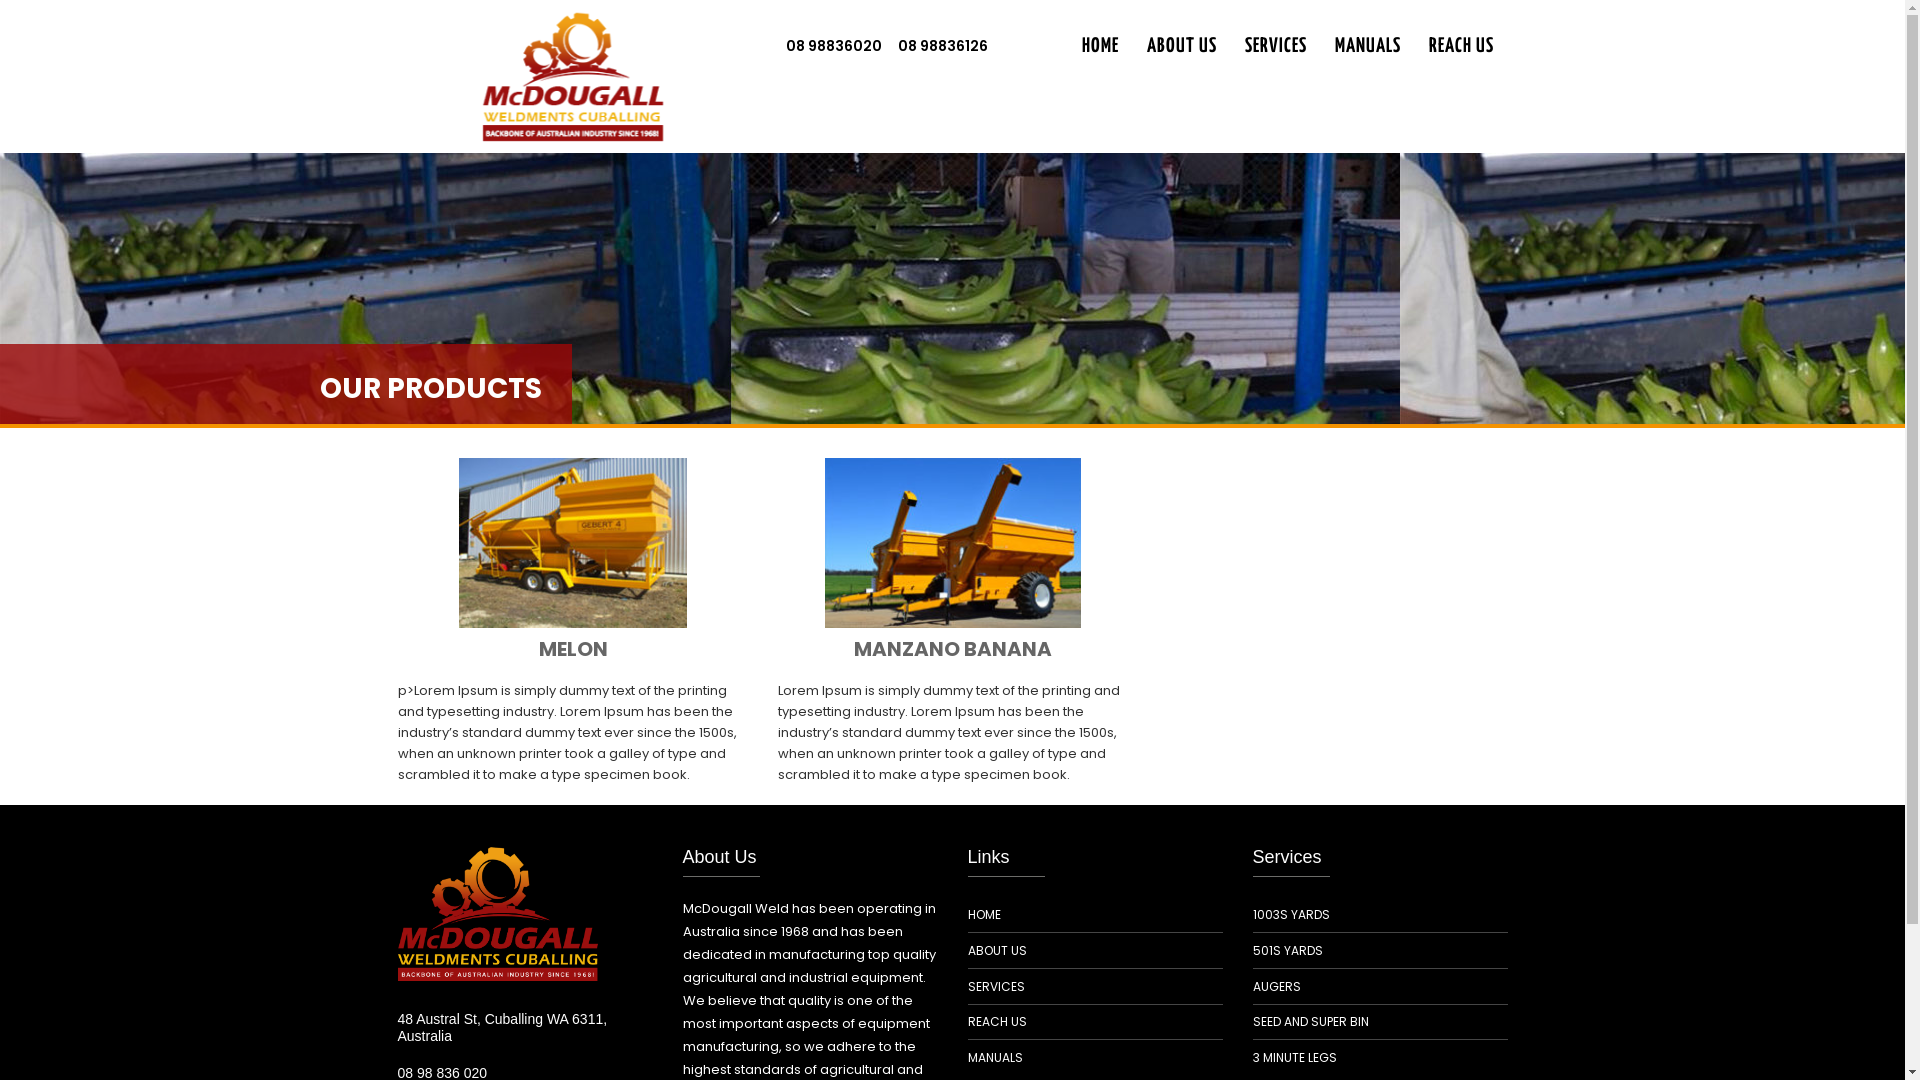 This screenshot has width=1920, height=1080. What do you see at coordinates (1294, 1056) in the screenshot?
I see `'3 MINUTE LEGS'` at bounding box center [1294, 1056].